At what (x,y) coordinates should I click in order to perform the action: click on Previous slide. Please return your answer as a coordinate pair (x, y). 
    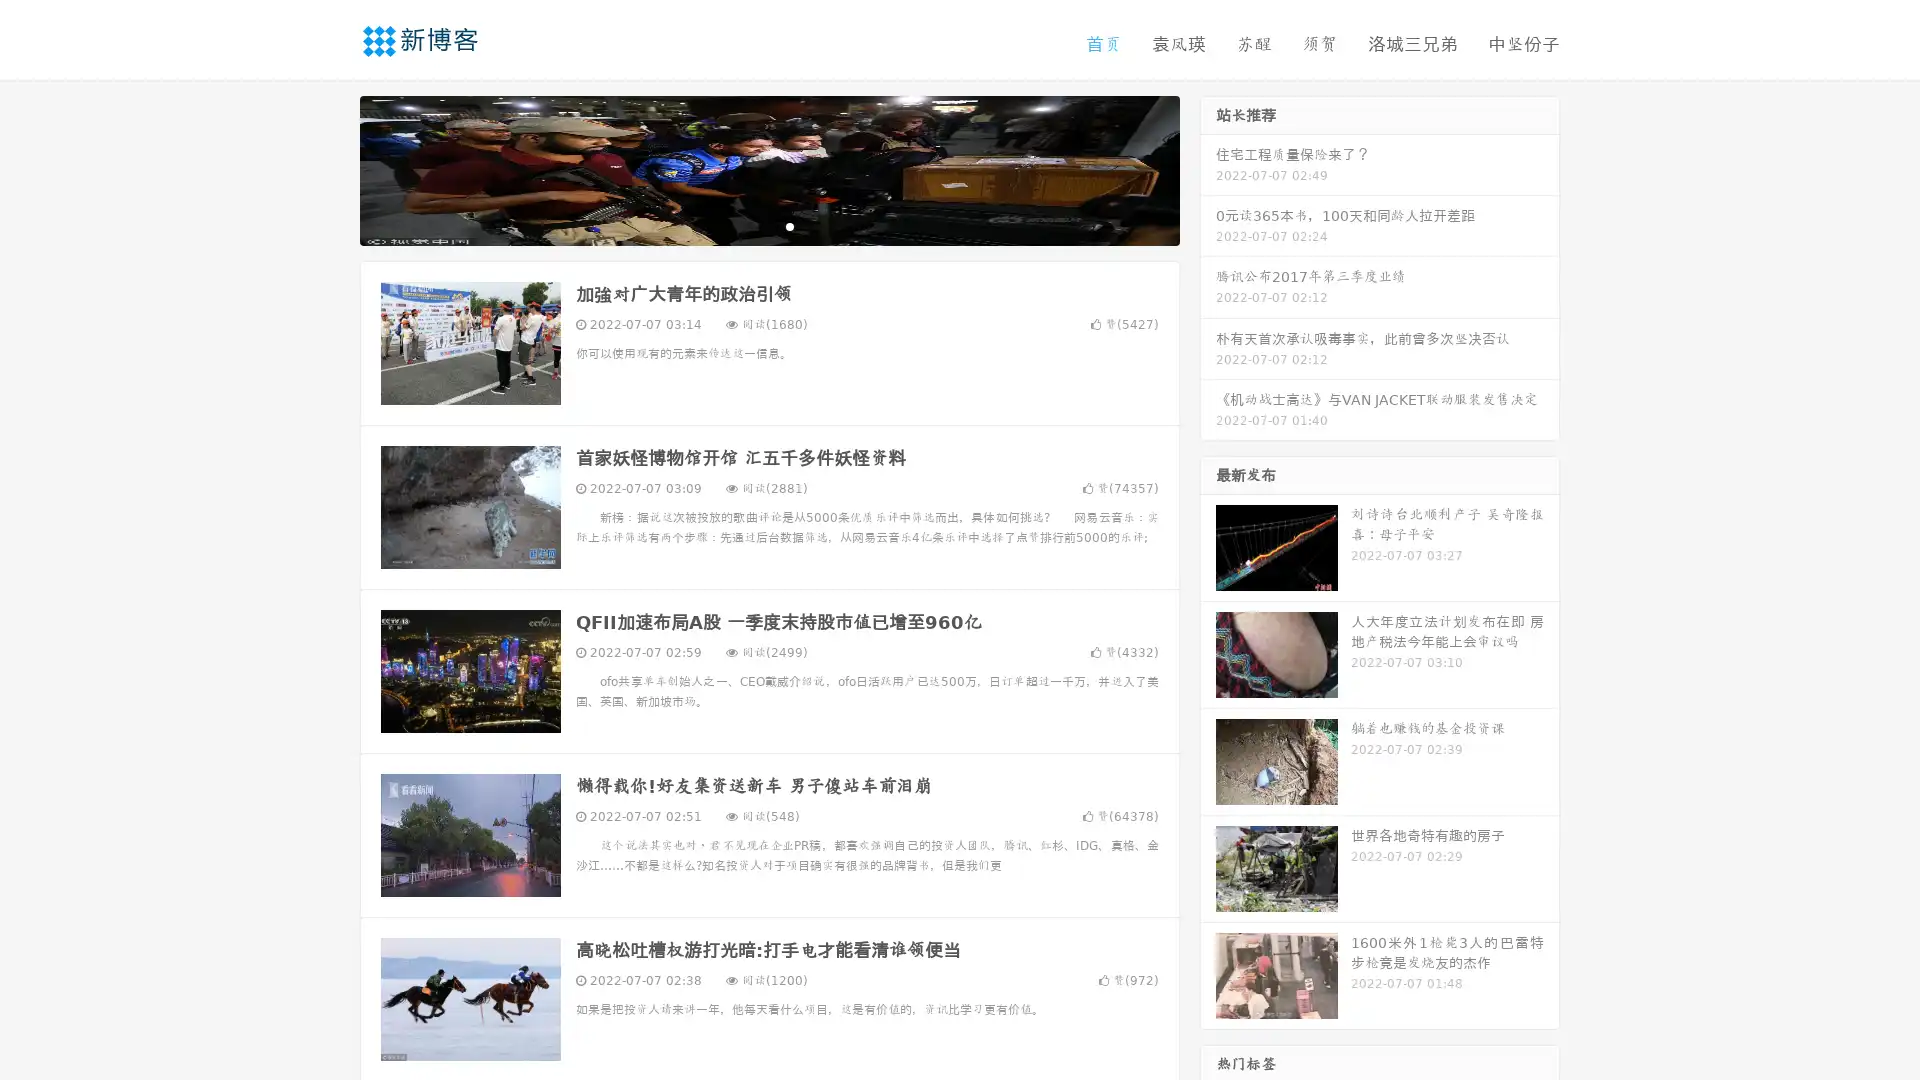
    Looking at the image, I should click on (330, 168).